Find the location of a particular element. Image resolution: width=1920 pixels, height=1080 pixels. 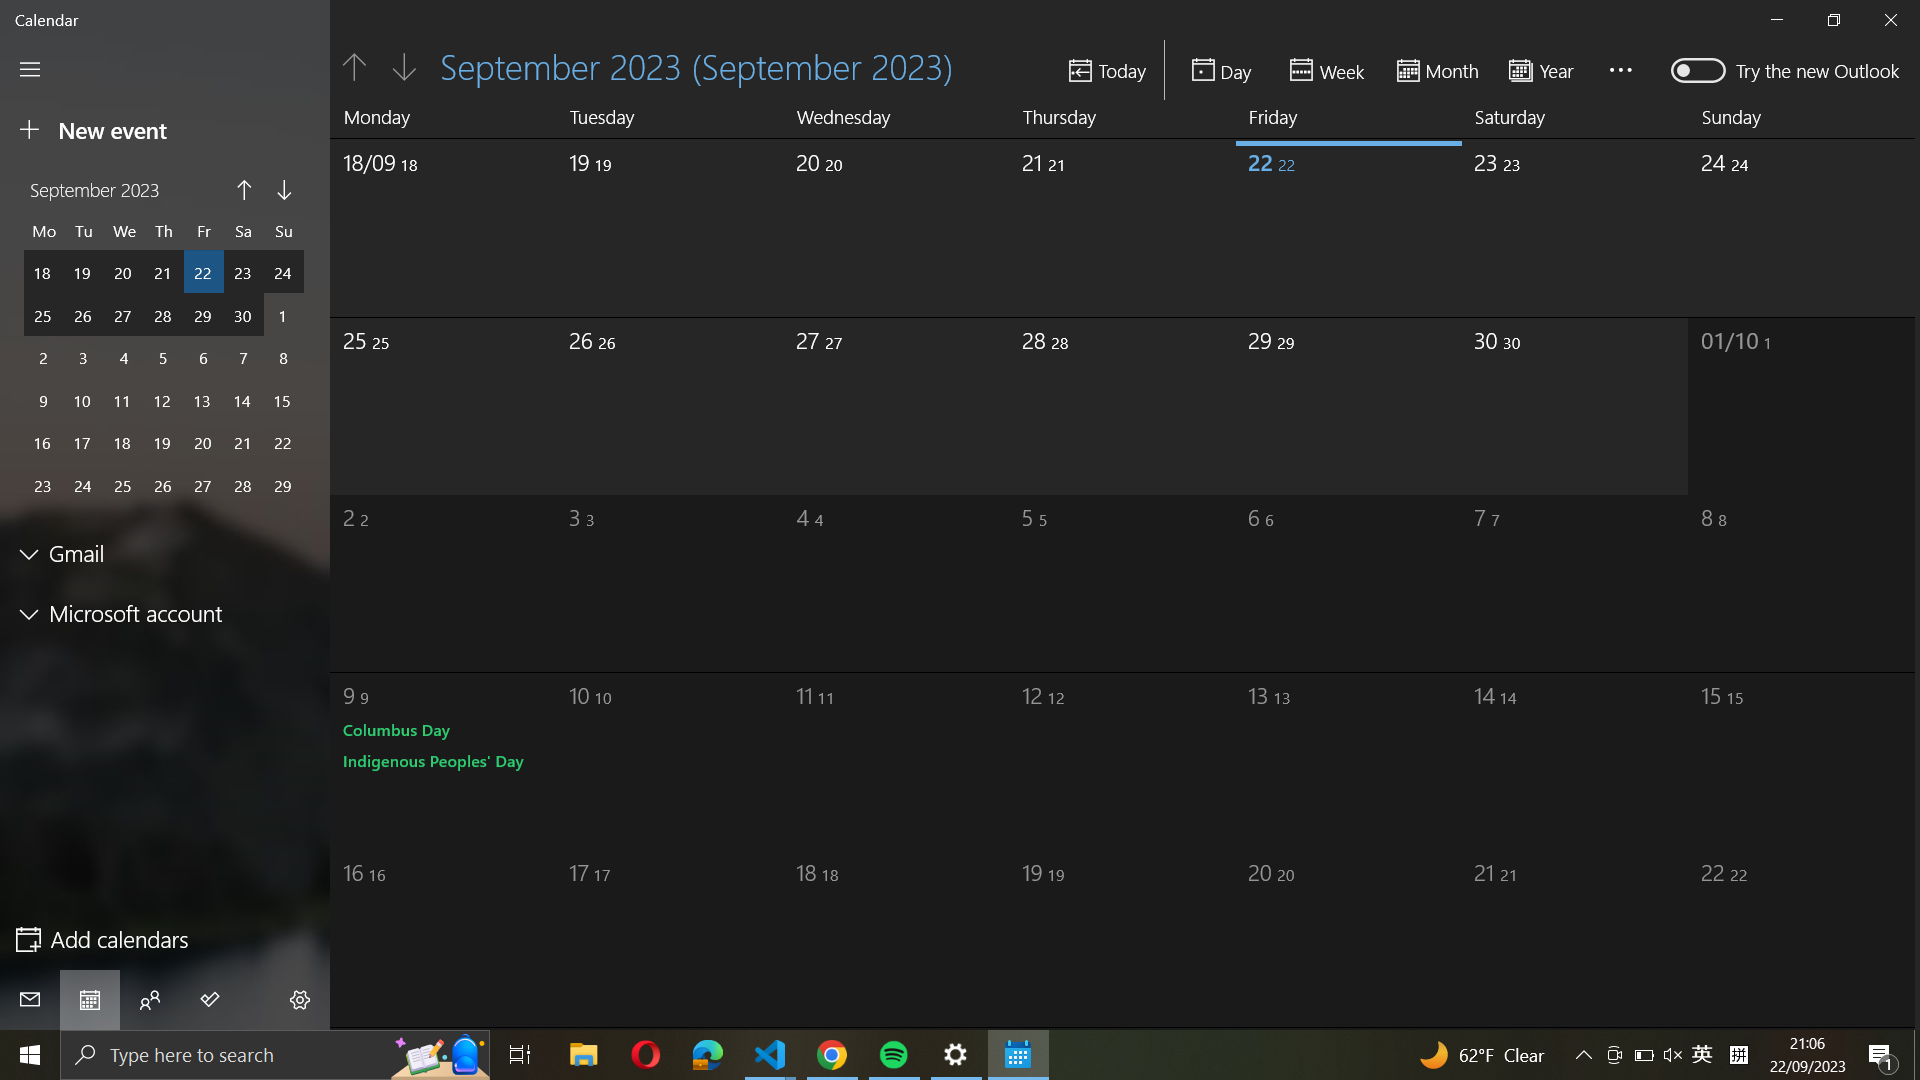

the final day of September is located at coordinates (1576, 220).